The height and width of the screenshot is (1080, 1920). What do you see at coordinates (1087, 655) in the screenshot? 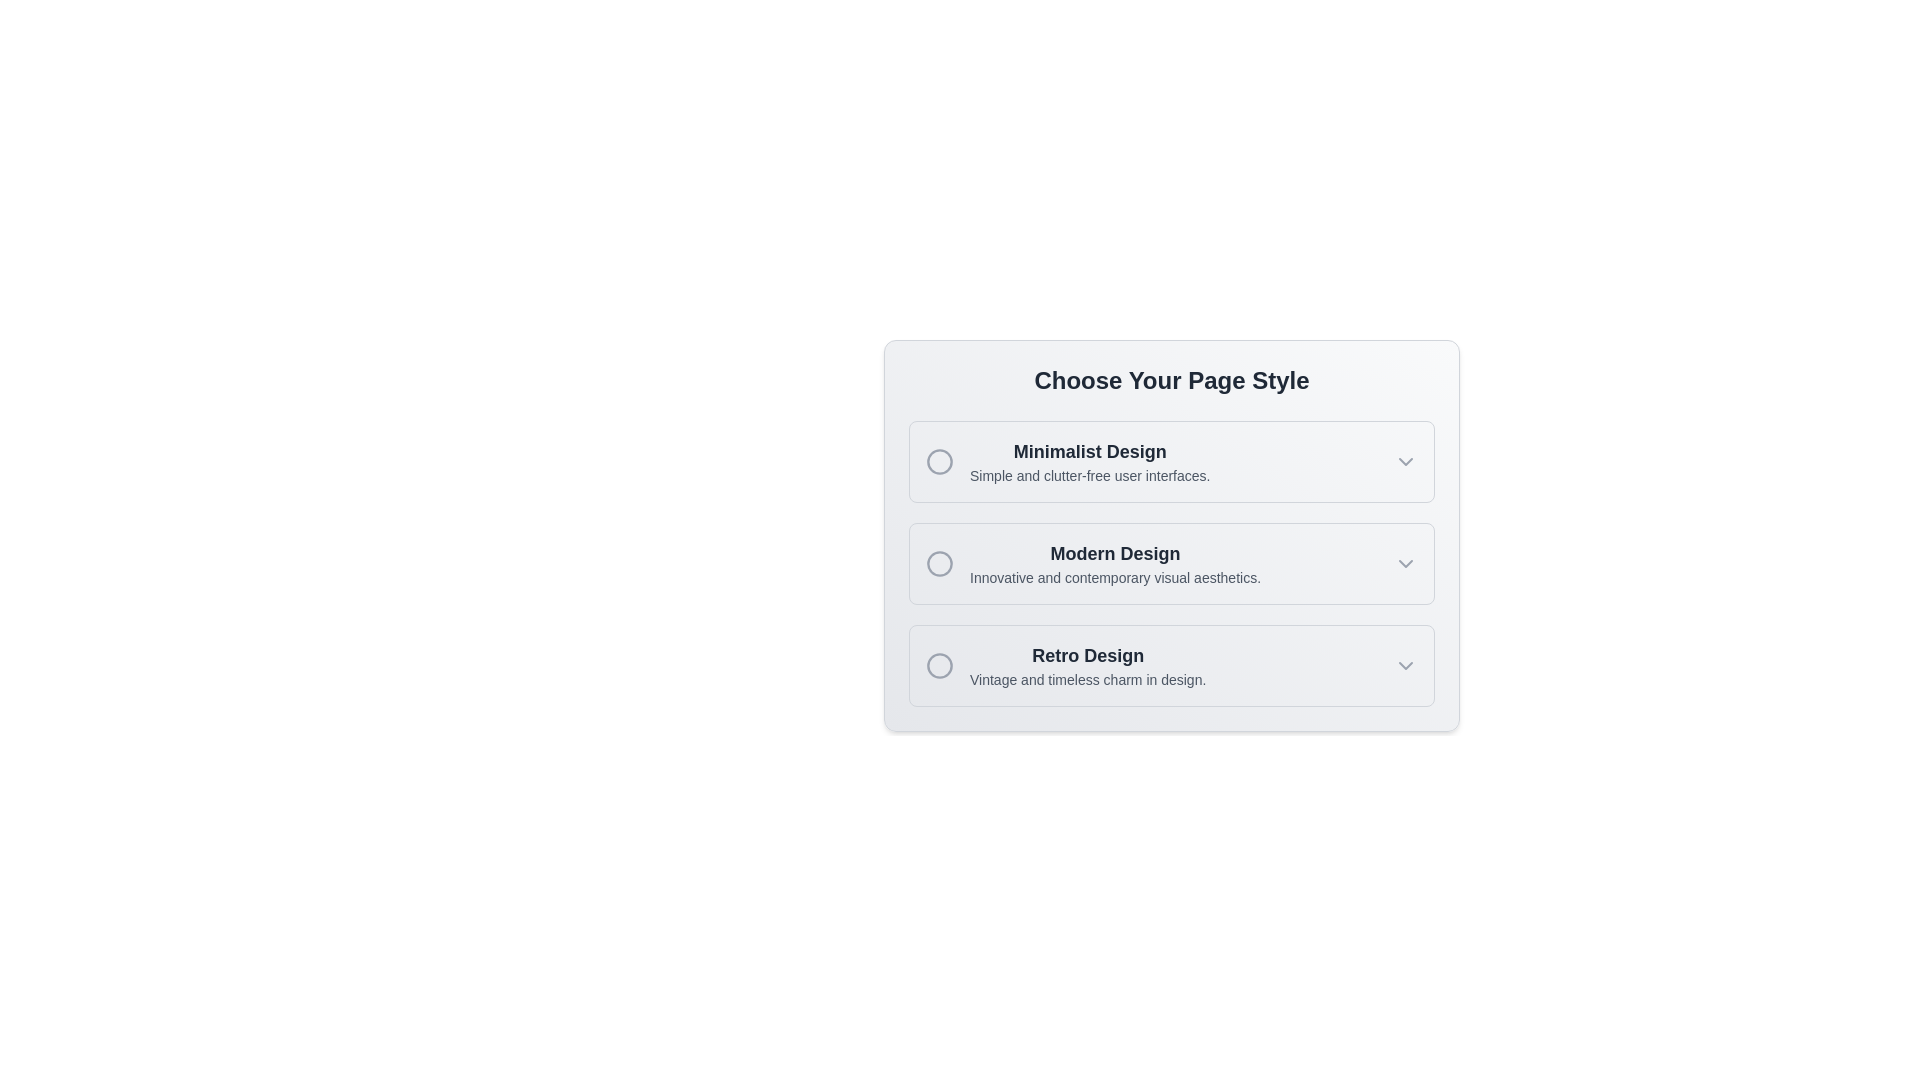
I see `the static text element that serves as the header for an option in the list of design styles, positioned below 'Modern Design' and above the description 'Vintage and timeless charm in design.'` at bounding box center [1087, 655].